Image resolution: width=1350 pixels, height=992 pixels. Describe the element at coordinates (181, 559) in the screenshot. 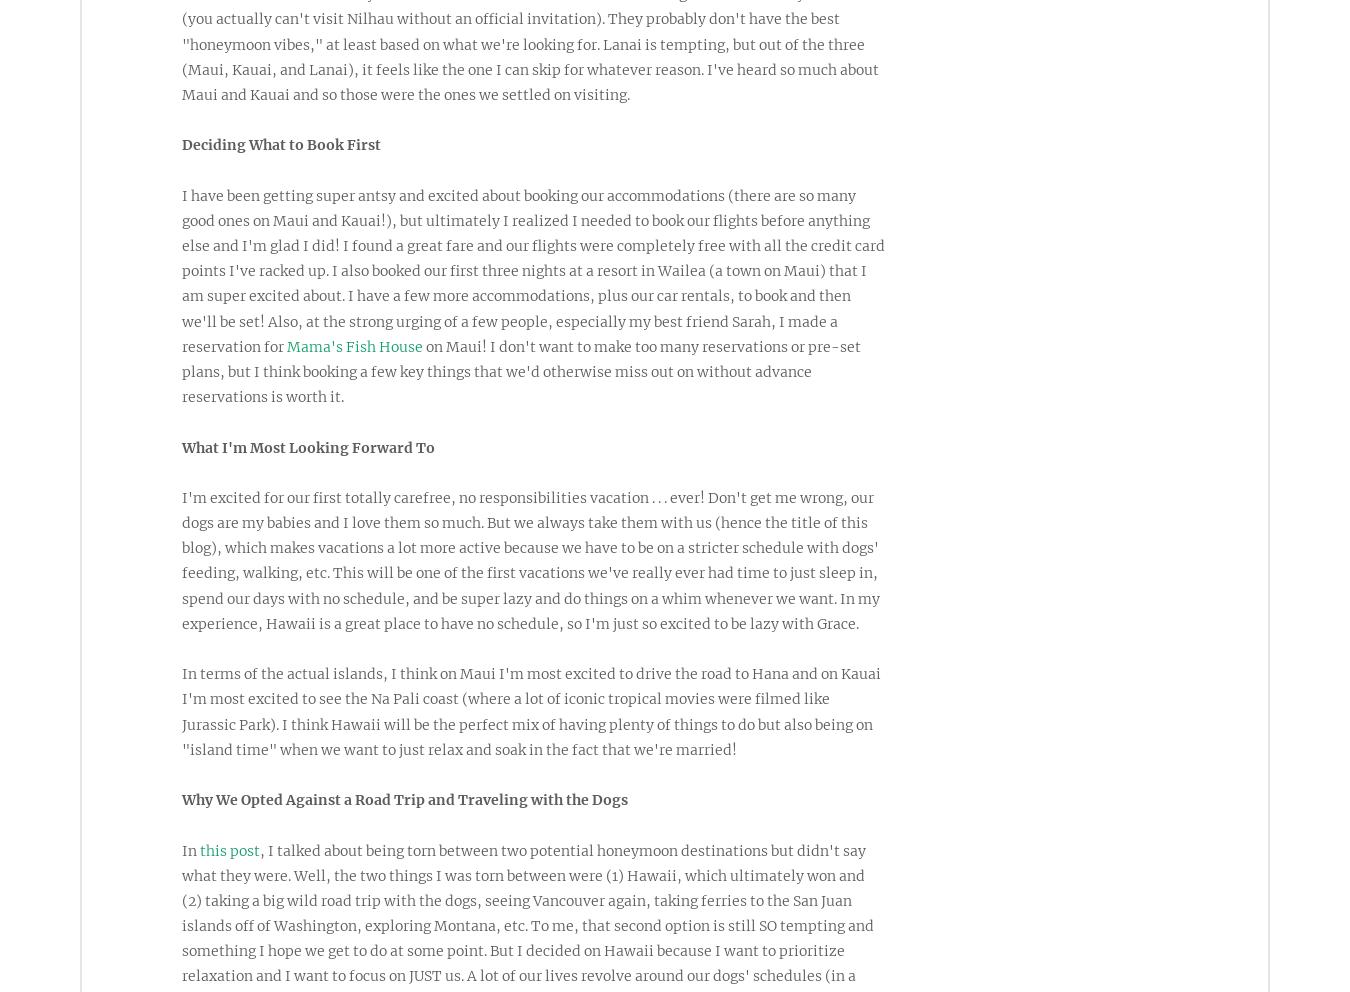

I see `'I'm excited for our first totally carefree, no responsibilities vacation . . . ever! Don't get me wrong, our dogs are my babies and I love them so much. But we always take them with us (hence the title of this blog), which makes vacations a lot more active because we have to be on a stricter schedule with dogs' feeding, walking, etc. This will be one of the first vacations we've really ever had time to just sleep in, spend our days with no schedule, and be super lazy and do things on a whim whenever we want. In my experience, Hawaii is a great place to have no schedule, so I'm just so excited to be lazy with Grace.'` at that location.